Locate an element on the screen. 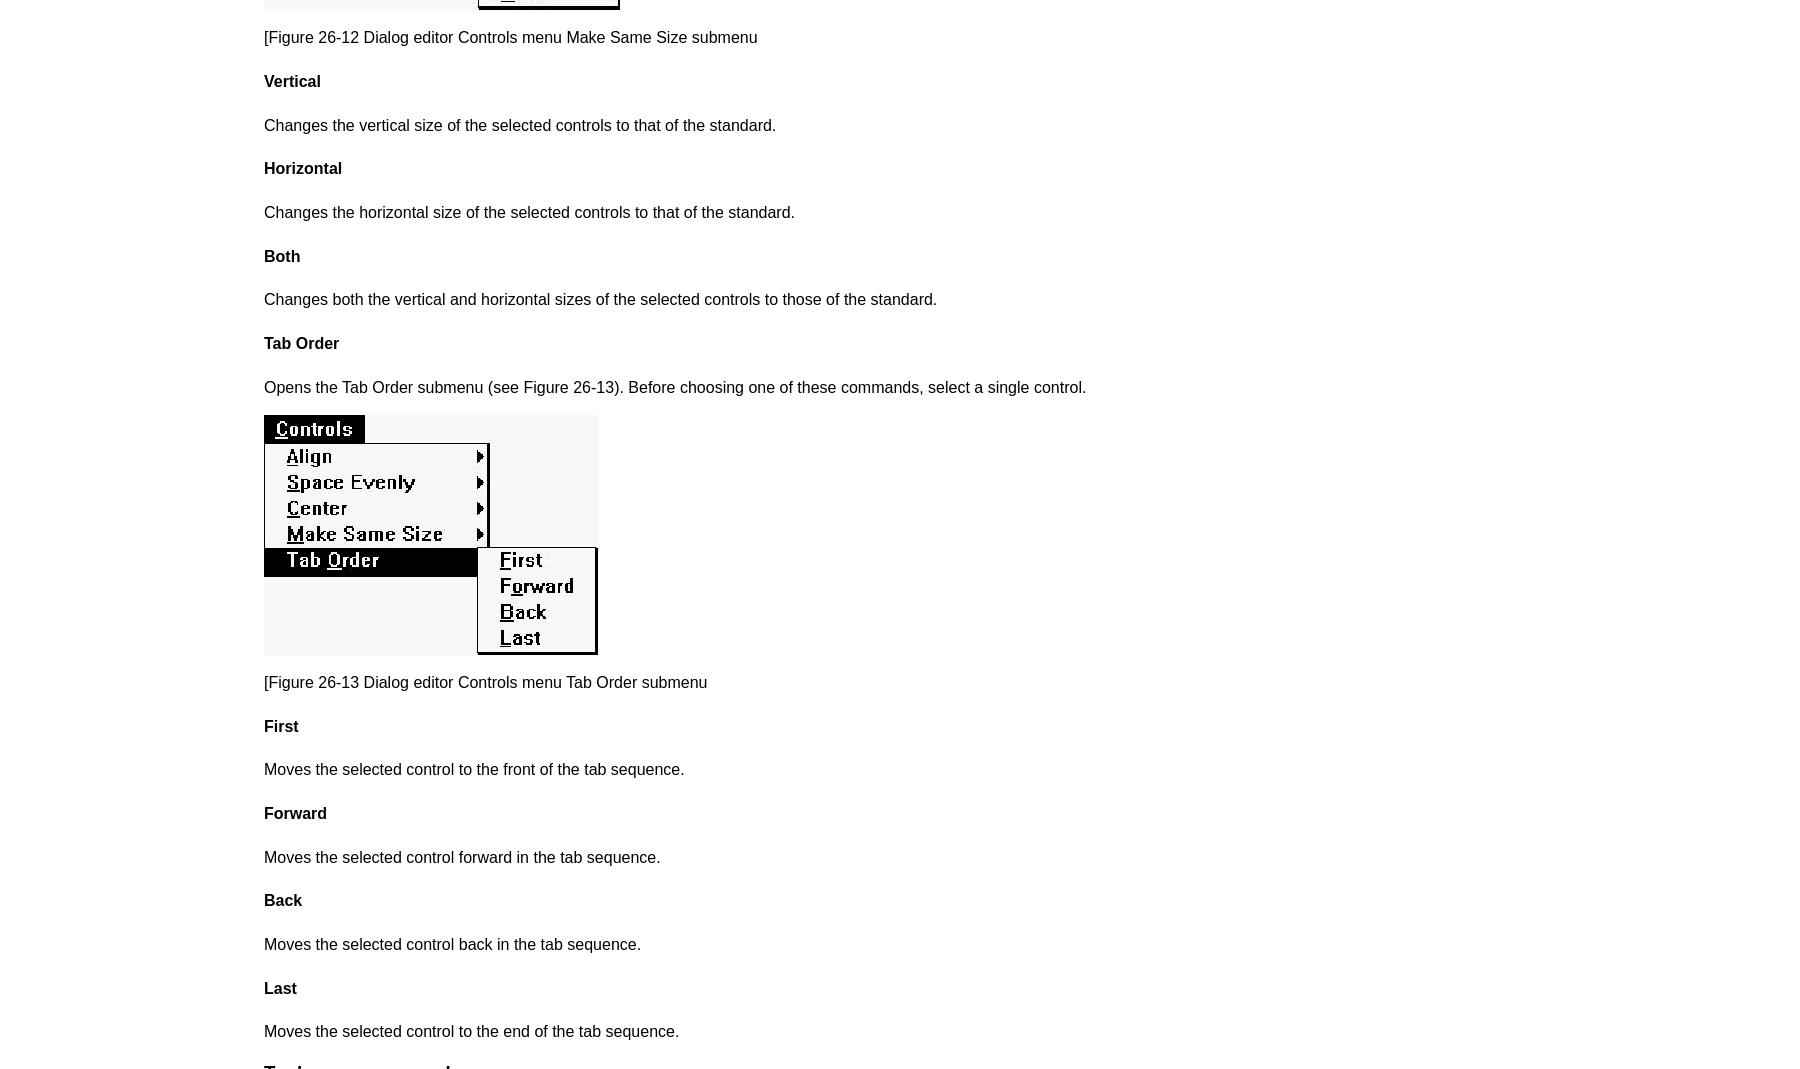 This screenshot has width=1800, height=1069. 'Last' is located at coordinates (263, 987).